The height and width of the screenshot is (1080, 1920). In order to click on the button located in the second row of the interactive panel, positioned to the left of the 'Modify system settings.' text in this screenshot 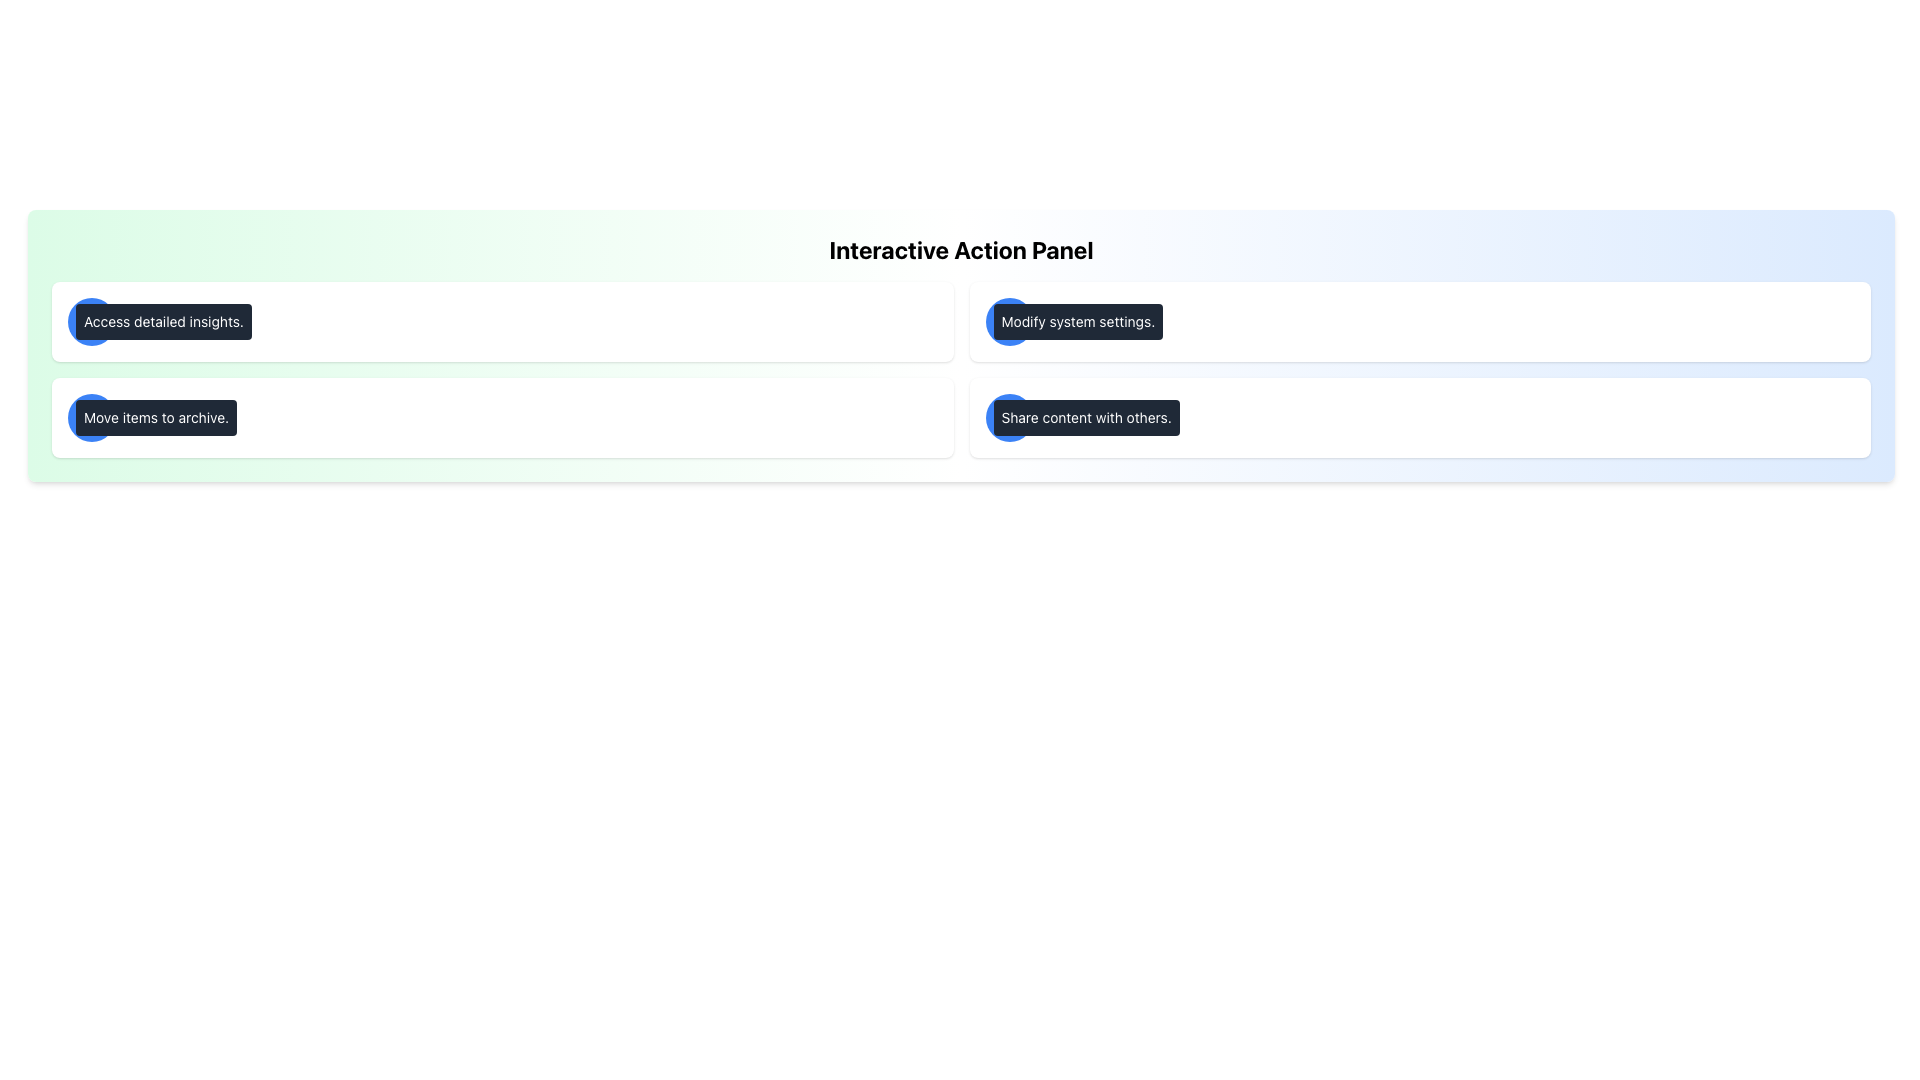, I will do `click(1009, 320)`.